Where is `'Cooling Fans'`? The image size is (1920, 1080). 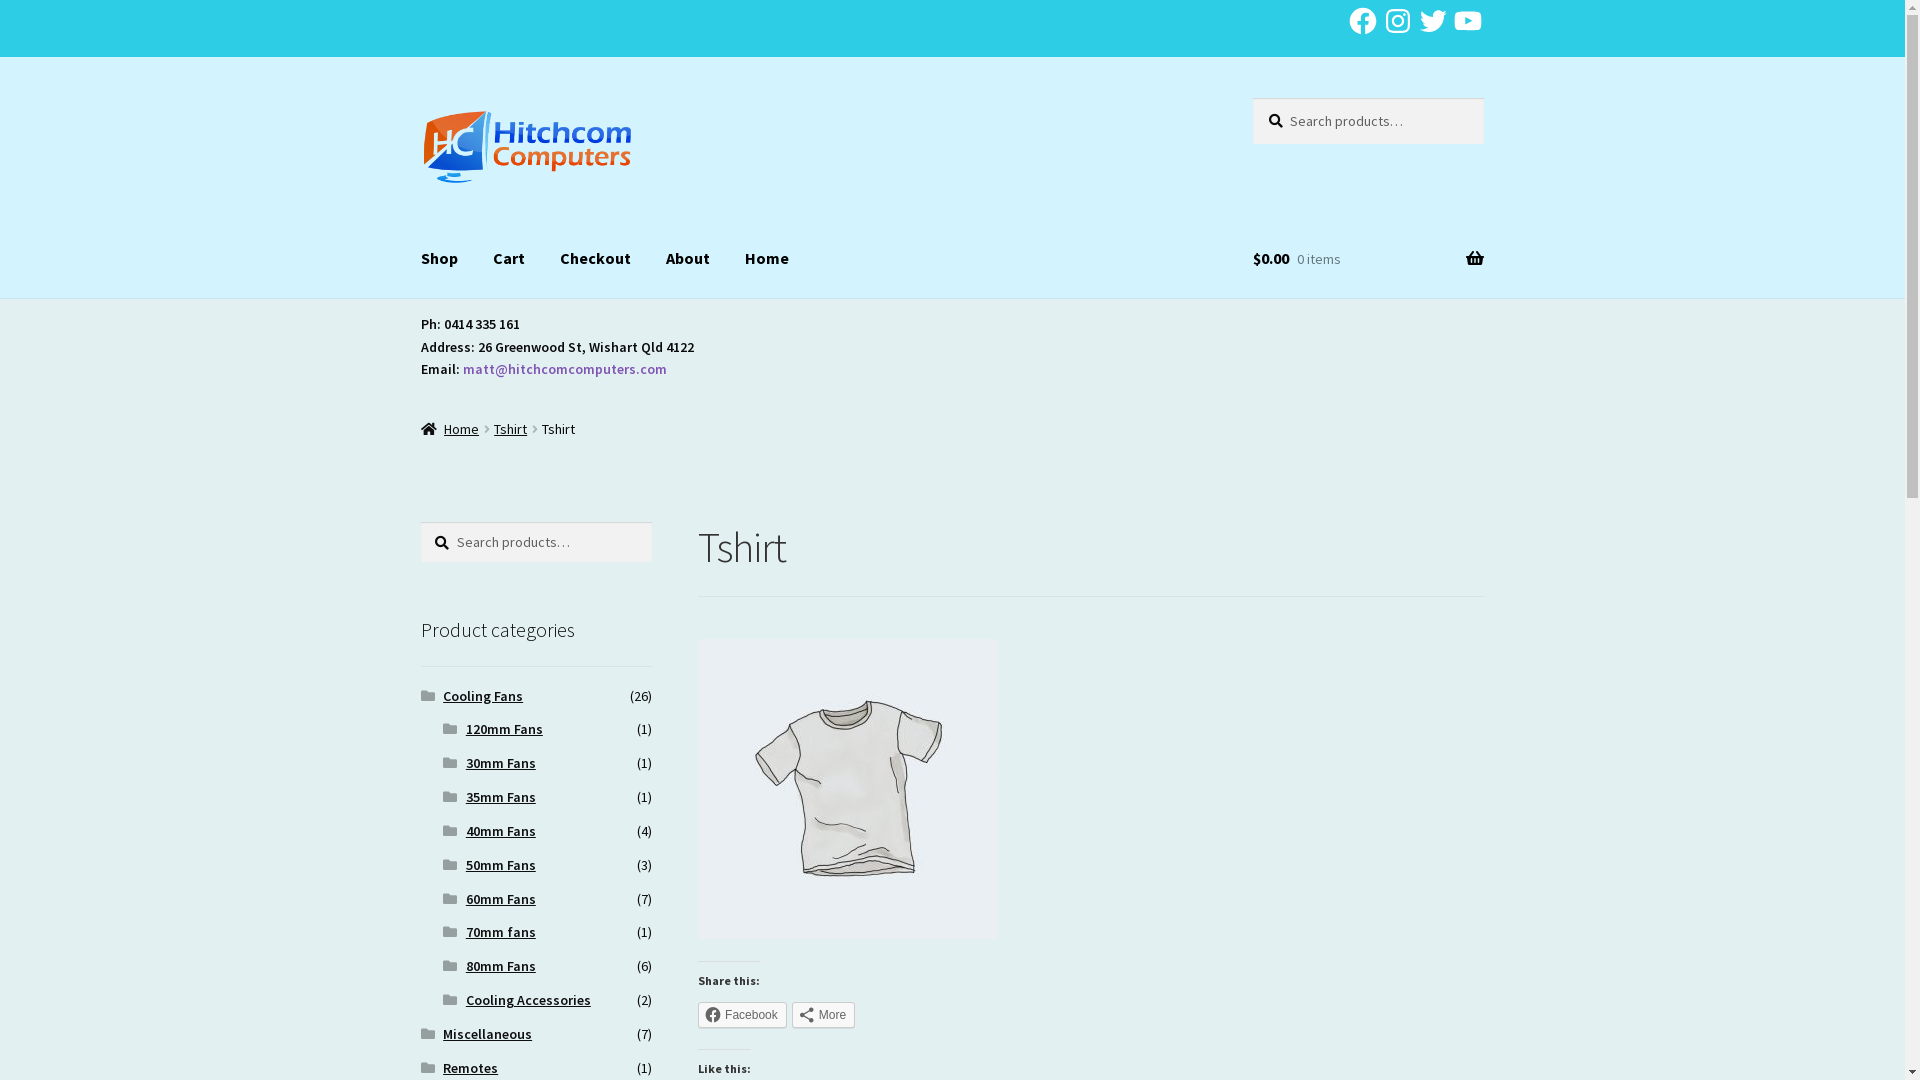 'Cooling Fans' is located at coordinates (483, 694).